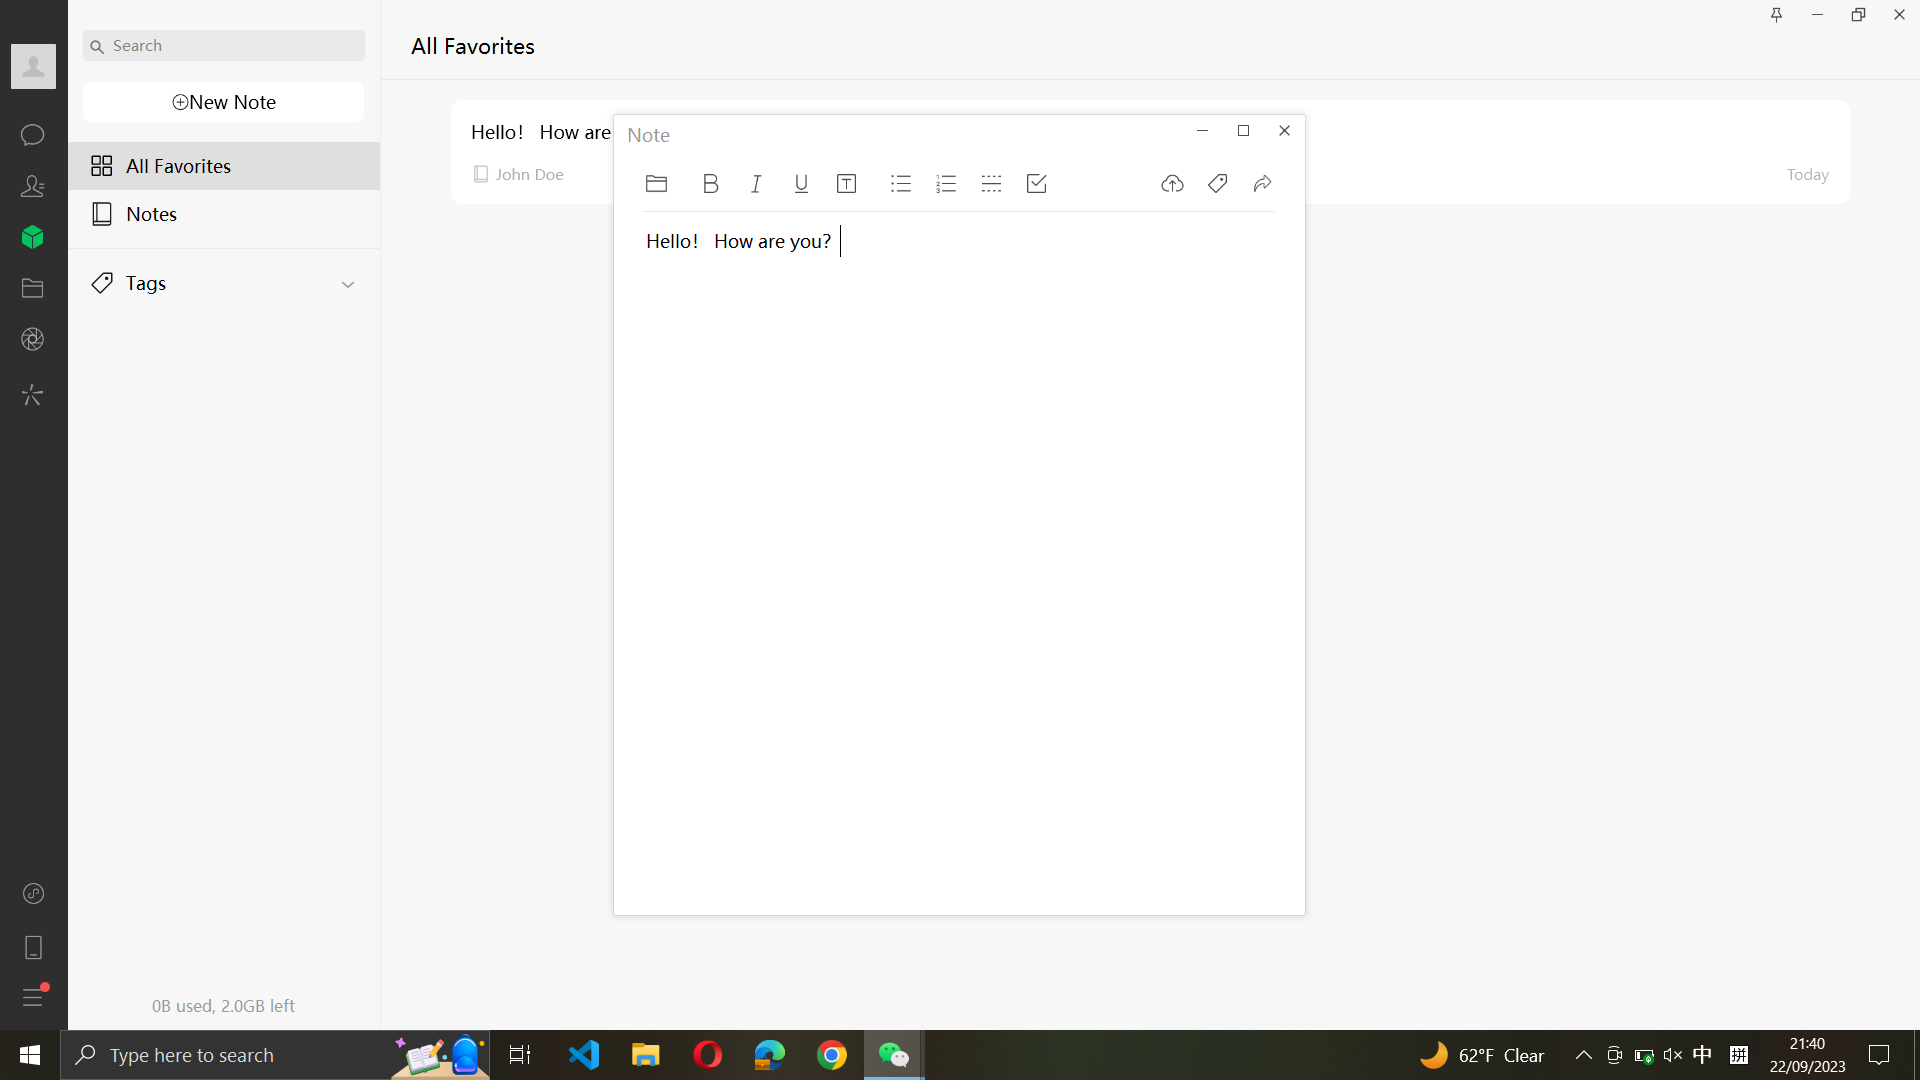 This screenshot has height=1080, width=1920. I want to click on the option to create a new note, then type in - "This is a New Note, so click(221, 103).